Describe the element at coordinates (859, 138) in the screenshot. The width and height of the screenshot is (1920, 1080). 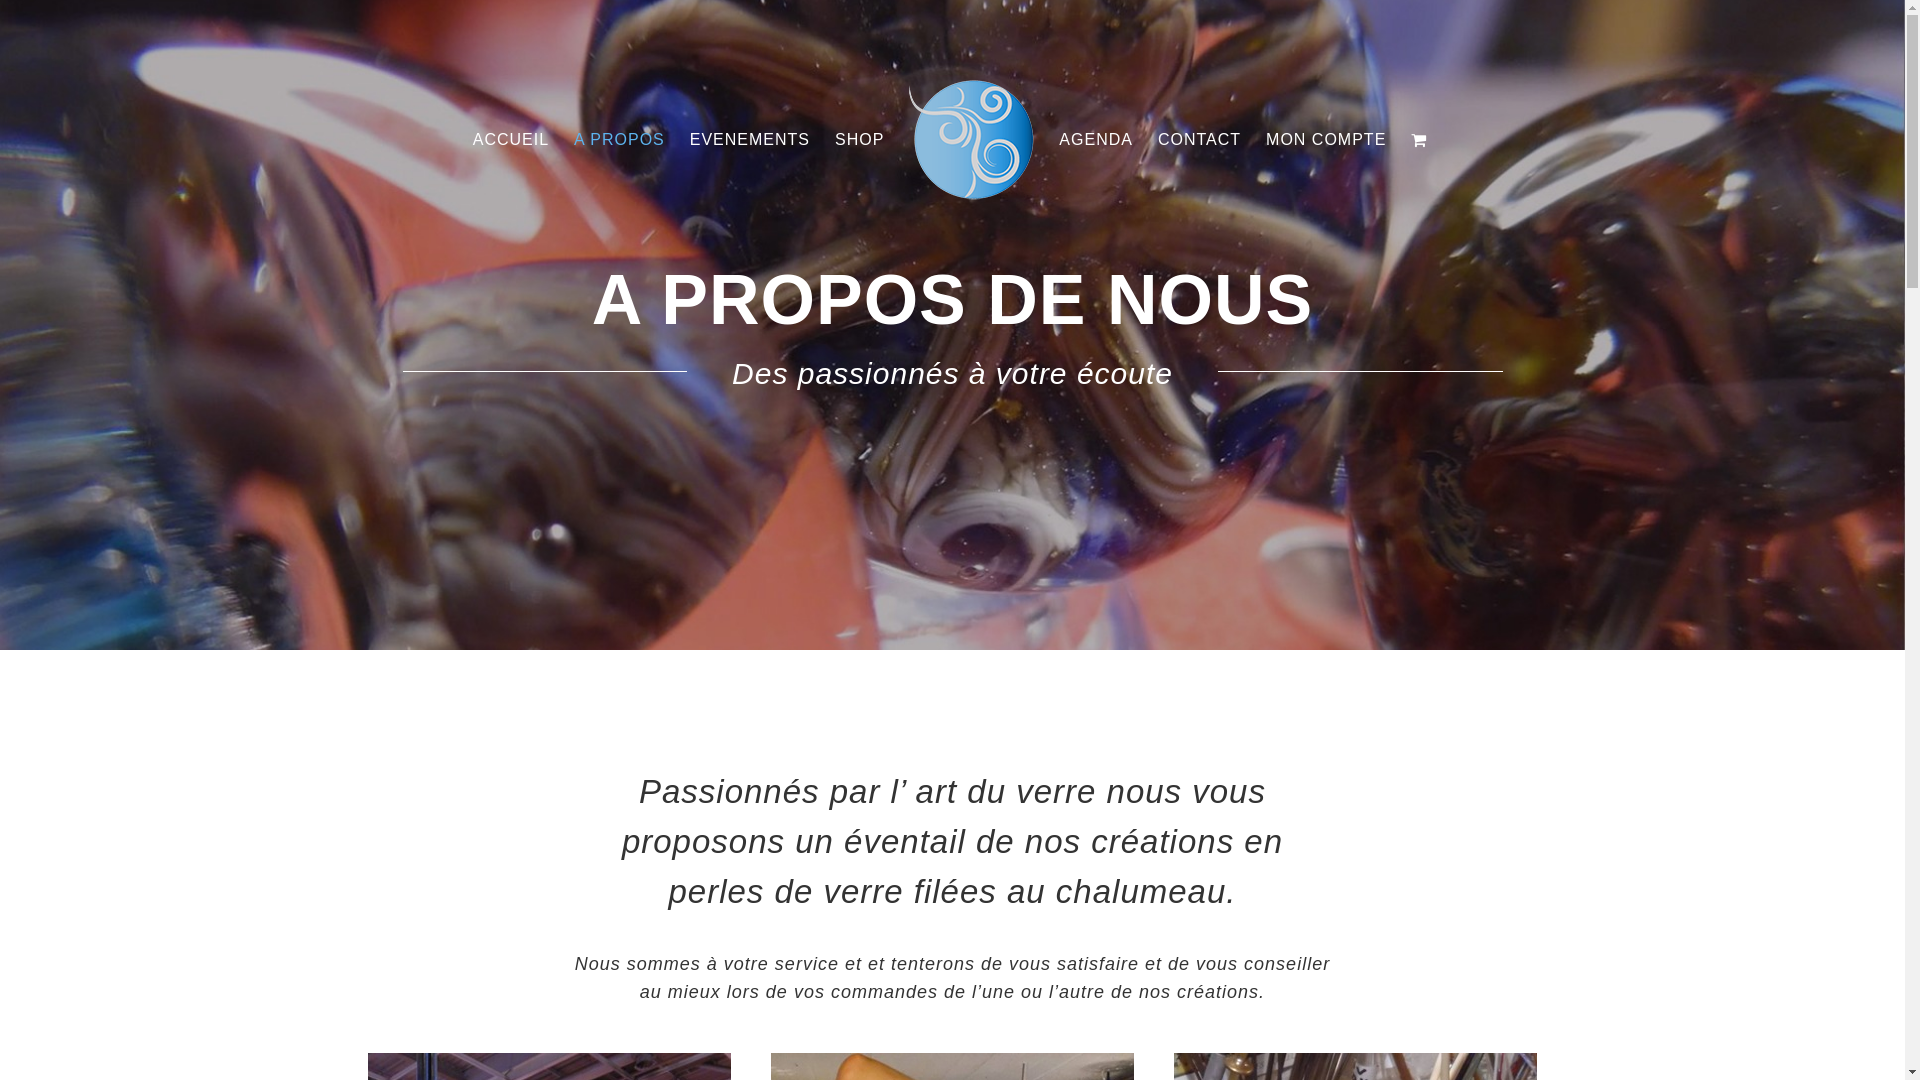
I see `'SHOP'` at that location.